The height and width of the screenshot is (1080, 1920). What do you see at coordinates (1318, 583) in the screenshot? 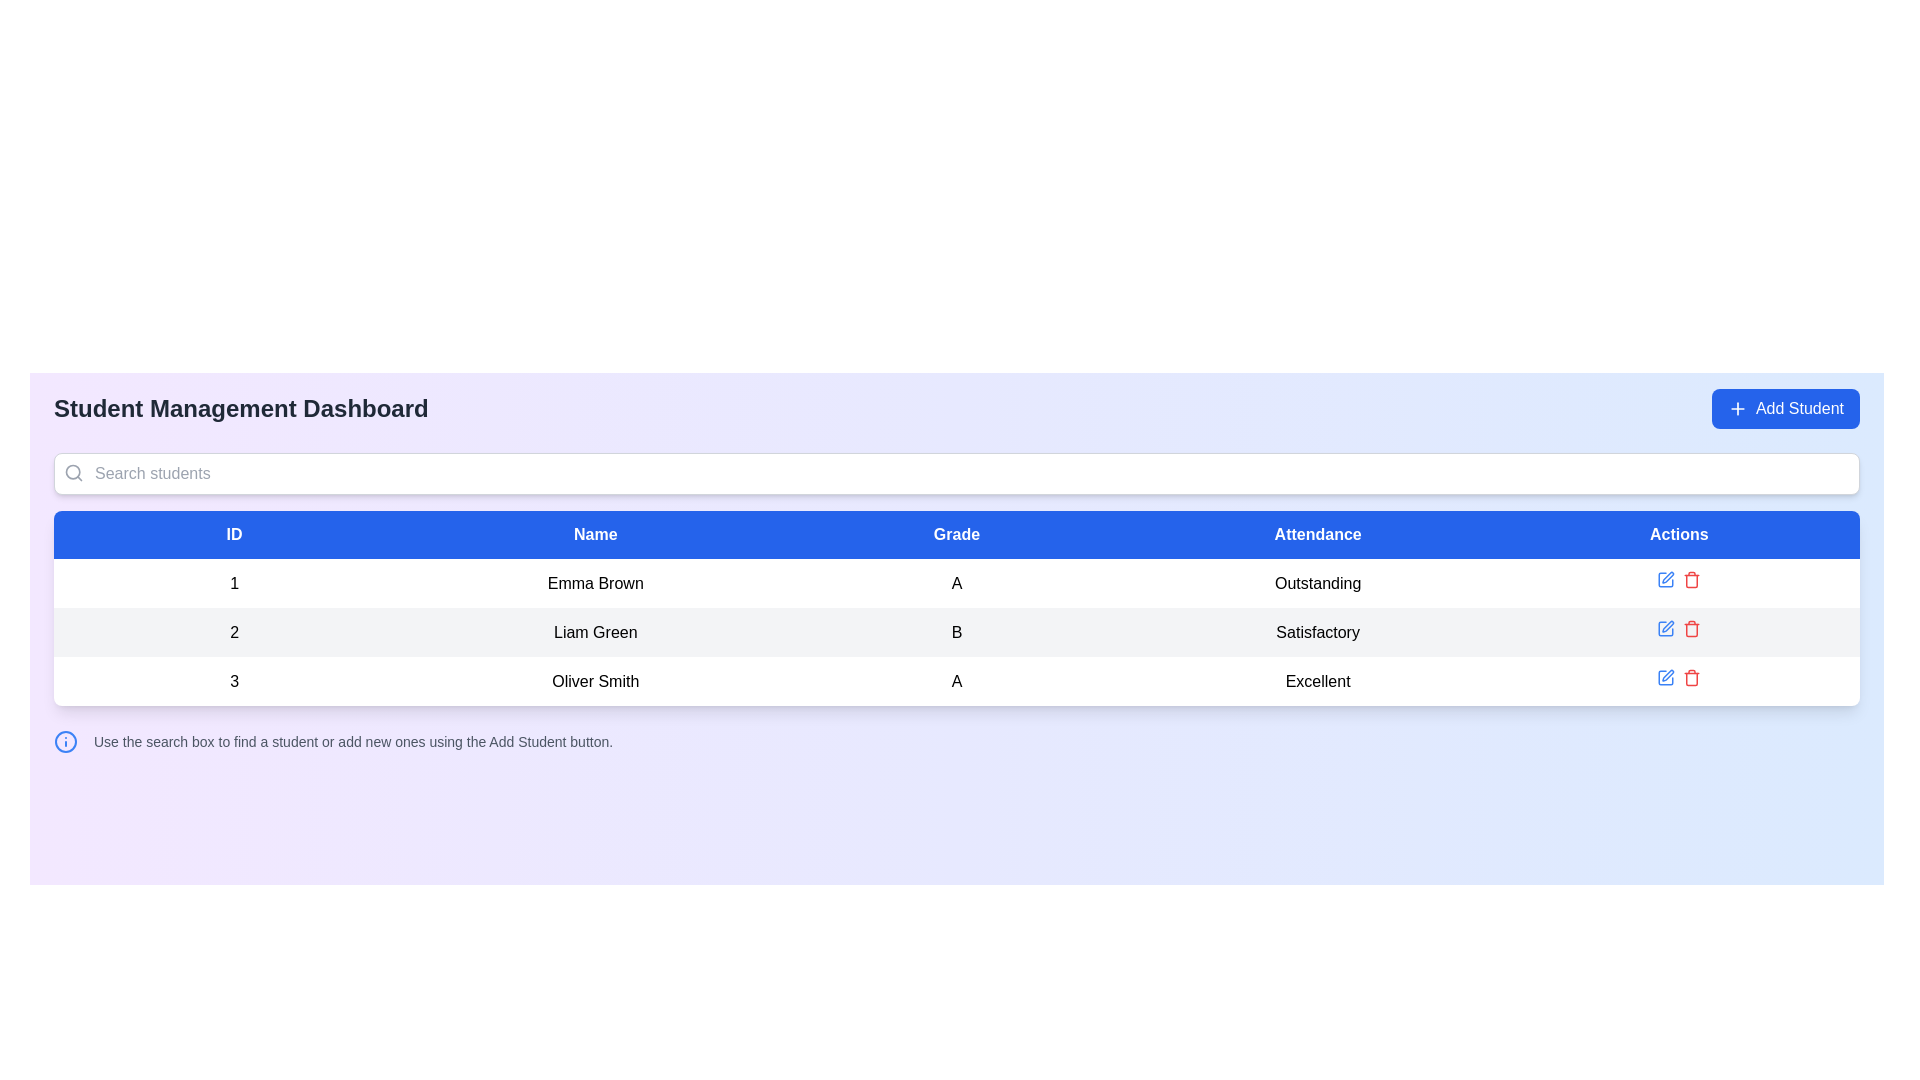
I see `the static text label displaying 'Outstanding' in bold font, located in the Attendance column of the first row for 'Emma Brown'` at bounding box center [1318, 583].